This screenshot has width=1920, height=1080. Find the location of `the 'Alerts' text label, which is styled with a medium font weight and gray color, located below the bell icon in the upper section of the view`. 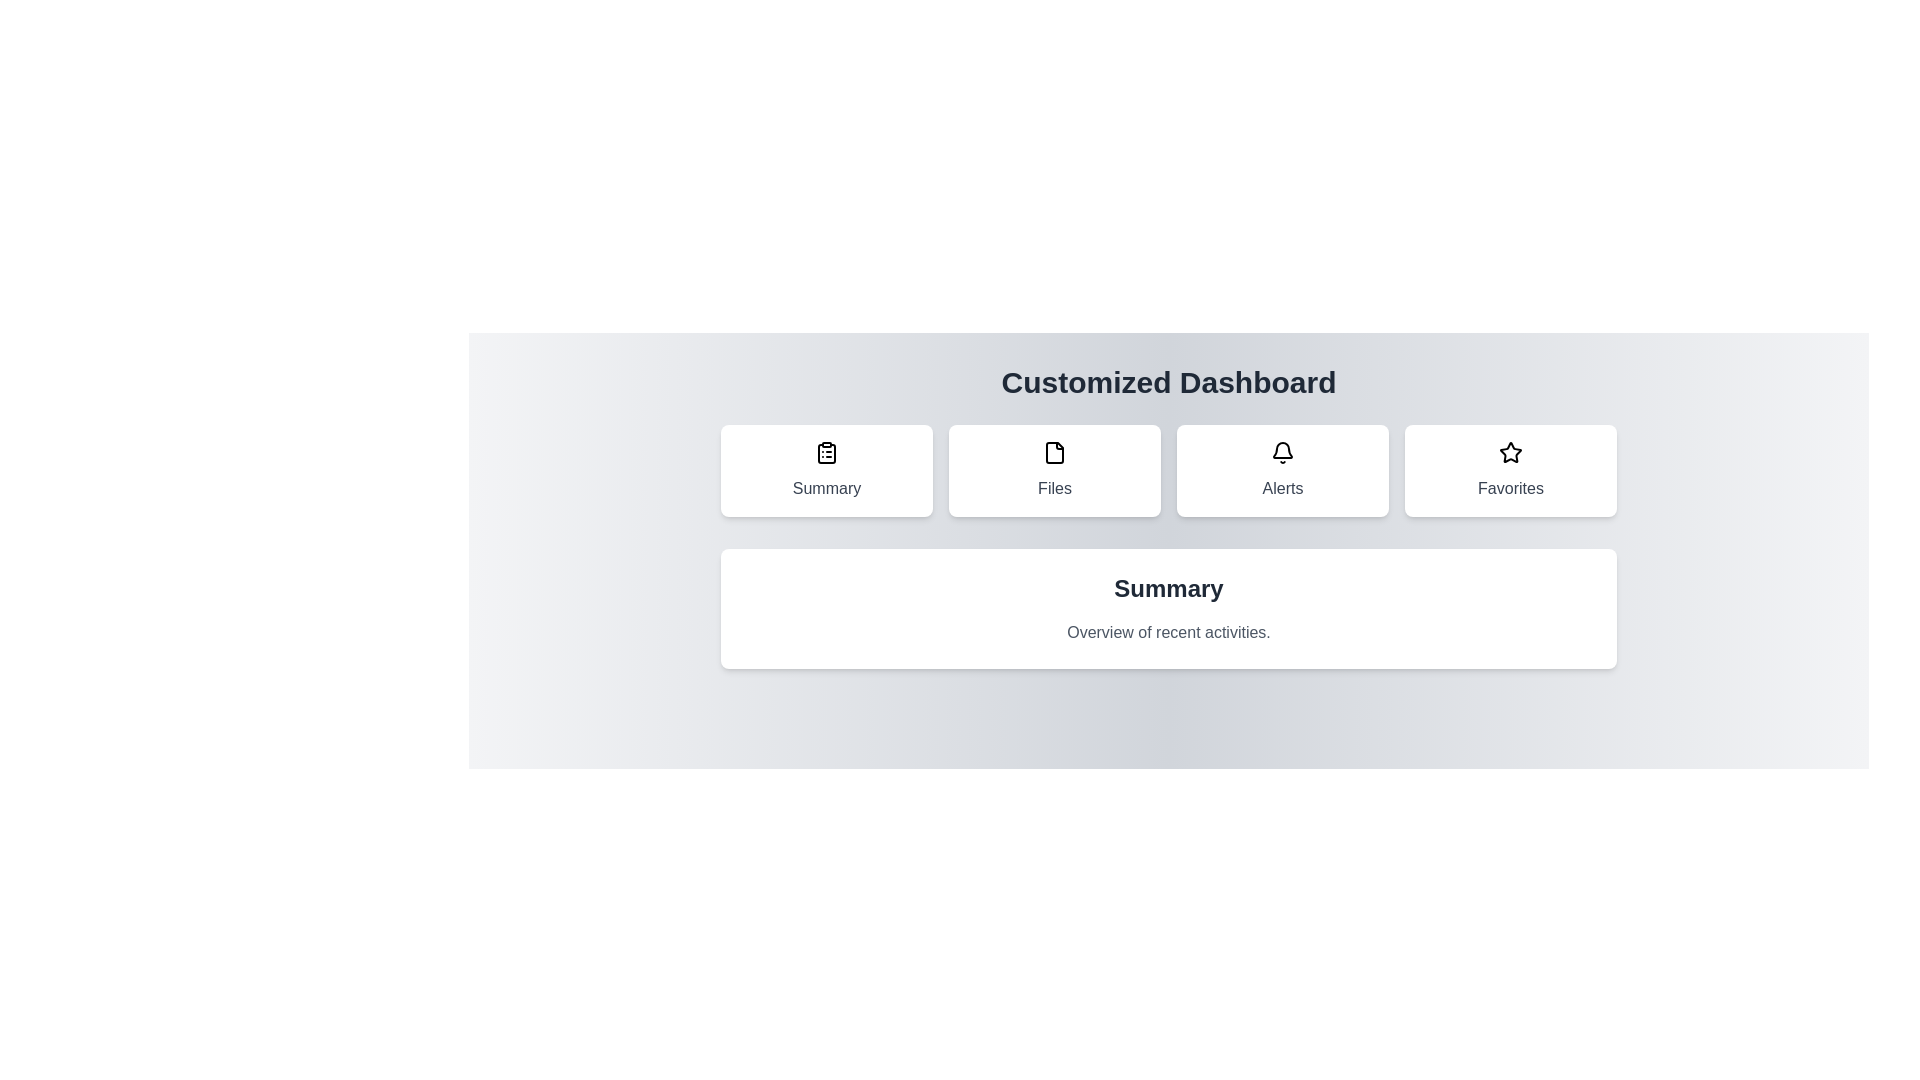

the 'Alerts' text label, which is styled with a medium font weight and gray color, located below the bell icon in the upper section of the view is located at coordinates (1282, 489).